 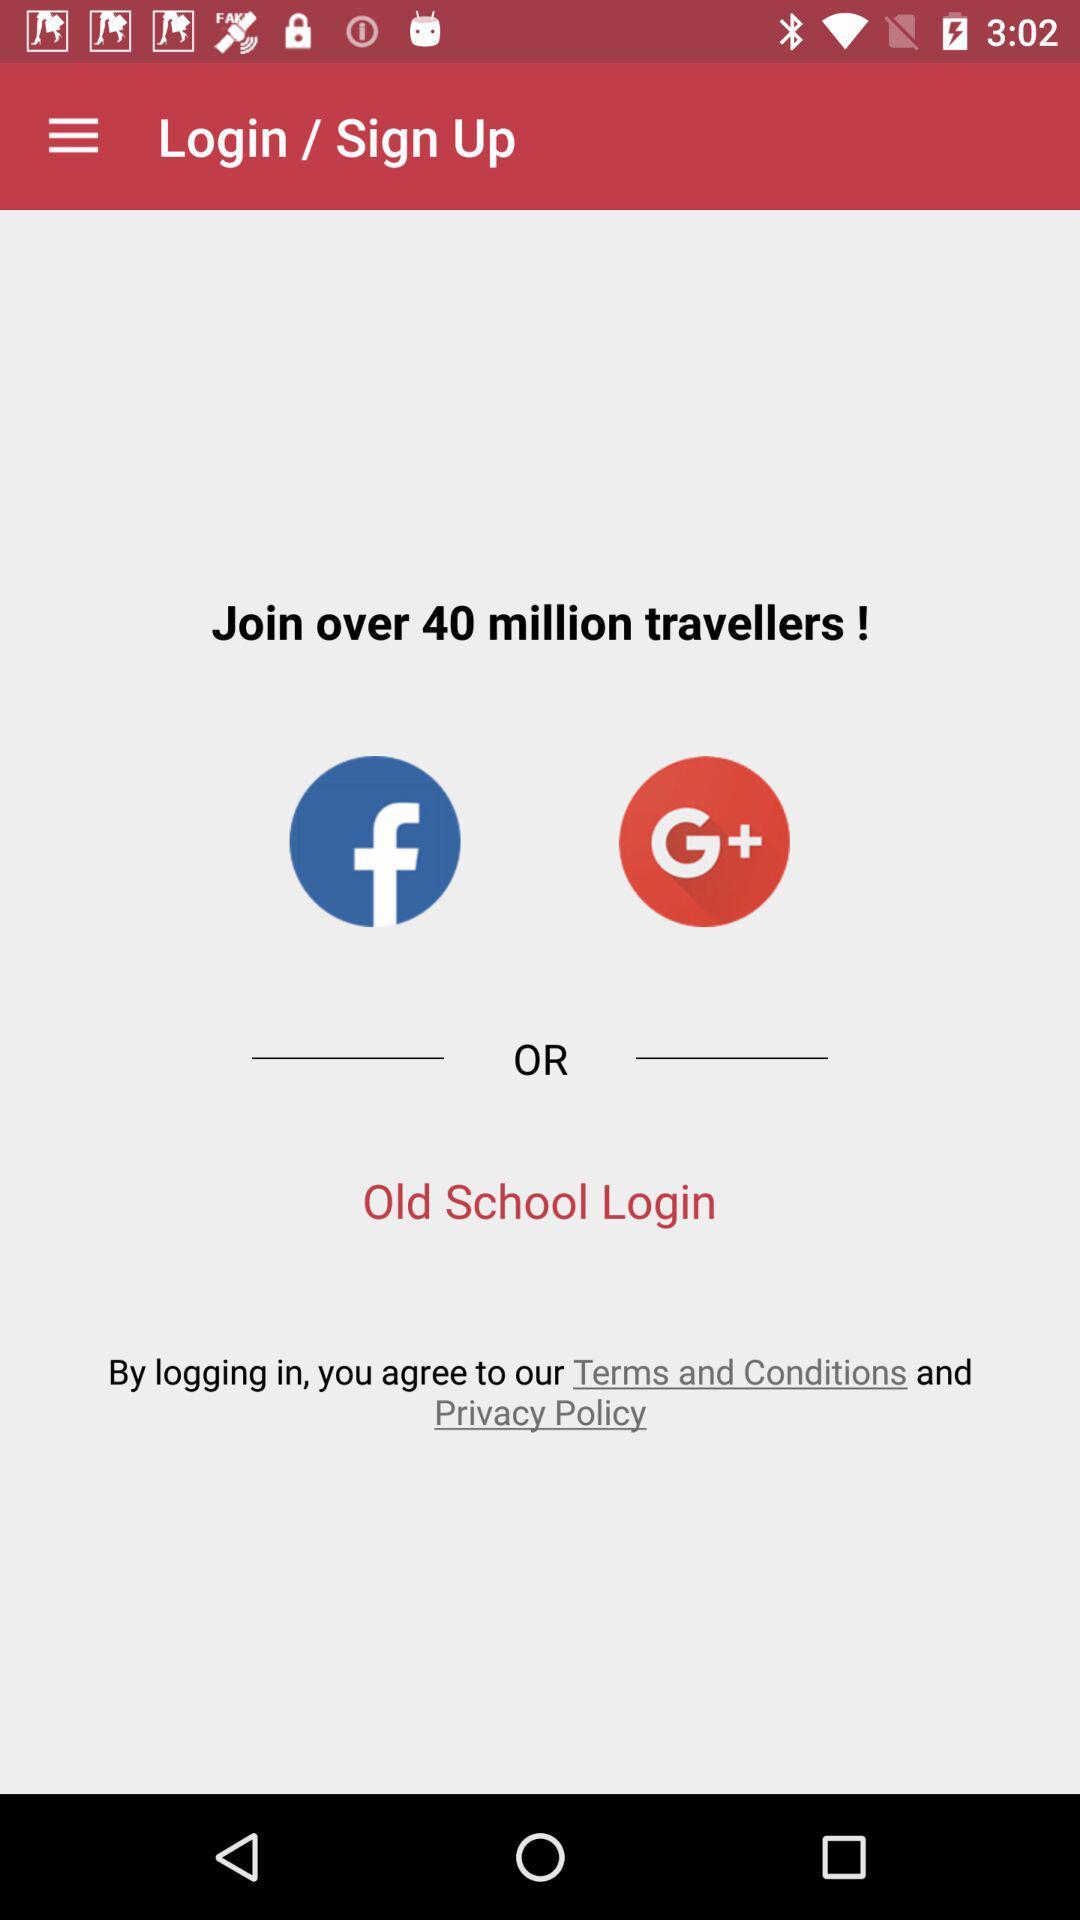 What do you see at coordinates (374, 841) in the screenshot?
I see `the item below the join over 40 item` at bounding box center [374, 841].